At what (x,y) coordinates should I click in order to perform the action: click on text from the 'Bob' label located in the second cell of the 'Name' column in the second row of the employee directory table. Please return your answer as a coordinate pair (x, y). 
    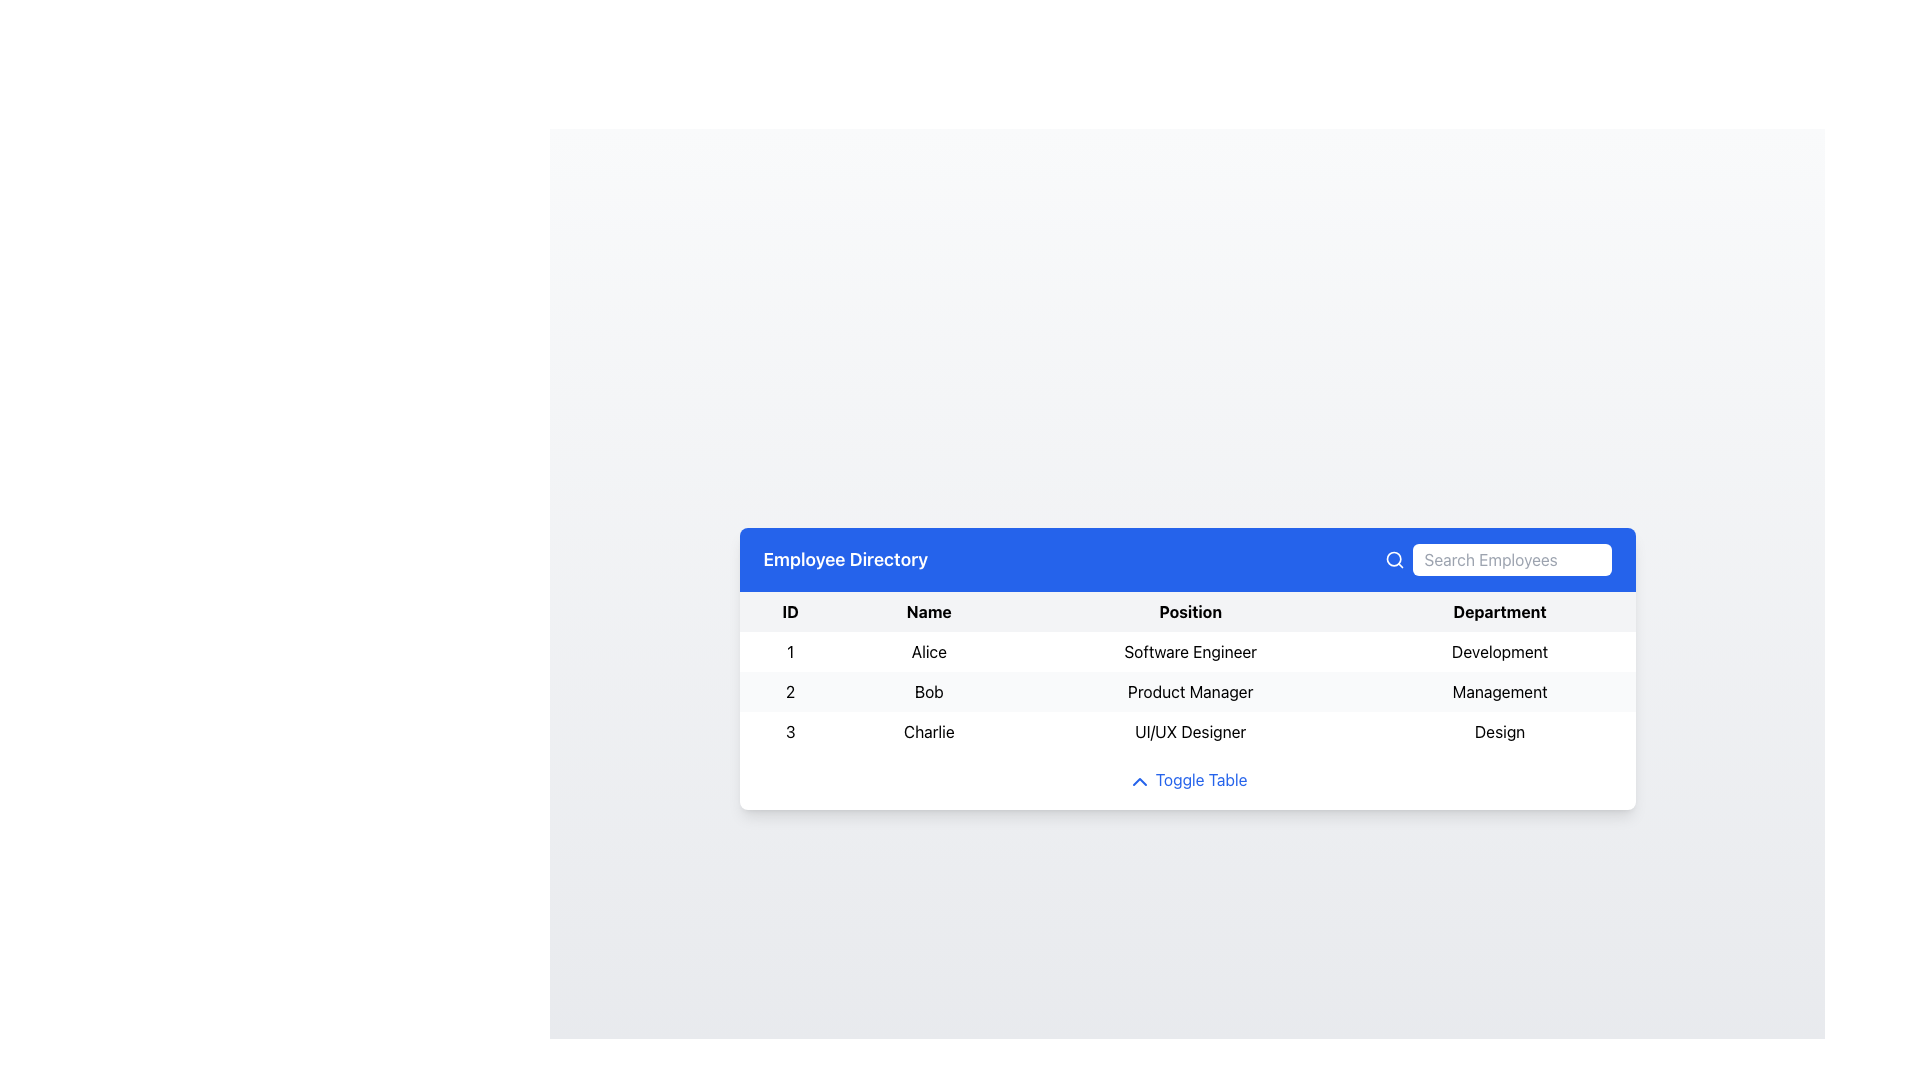
    Looking at the image, I should click on (928, 691).